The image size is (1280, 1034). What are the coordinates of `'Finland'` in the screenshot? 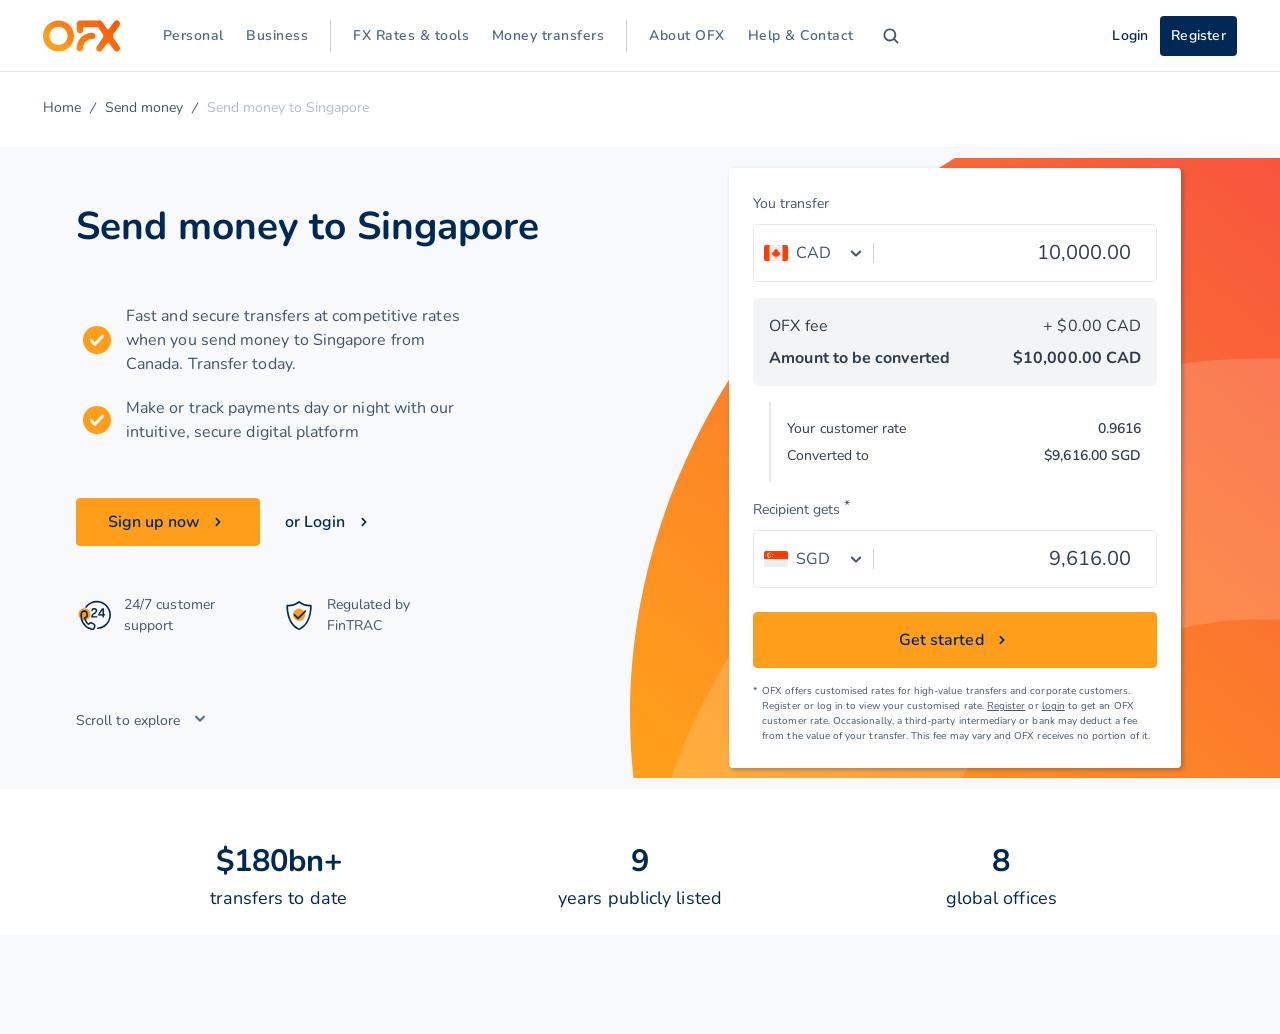 It's located at (416, 271).